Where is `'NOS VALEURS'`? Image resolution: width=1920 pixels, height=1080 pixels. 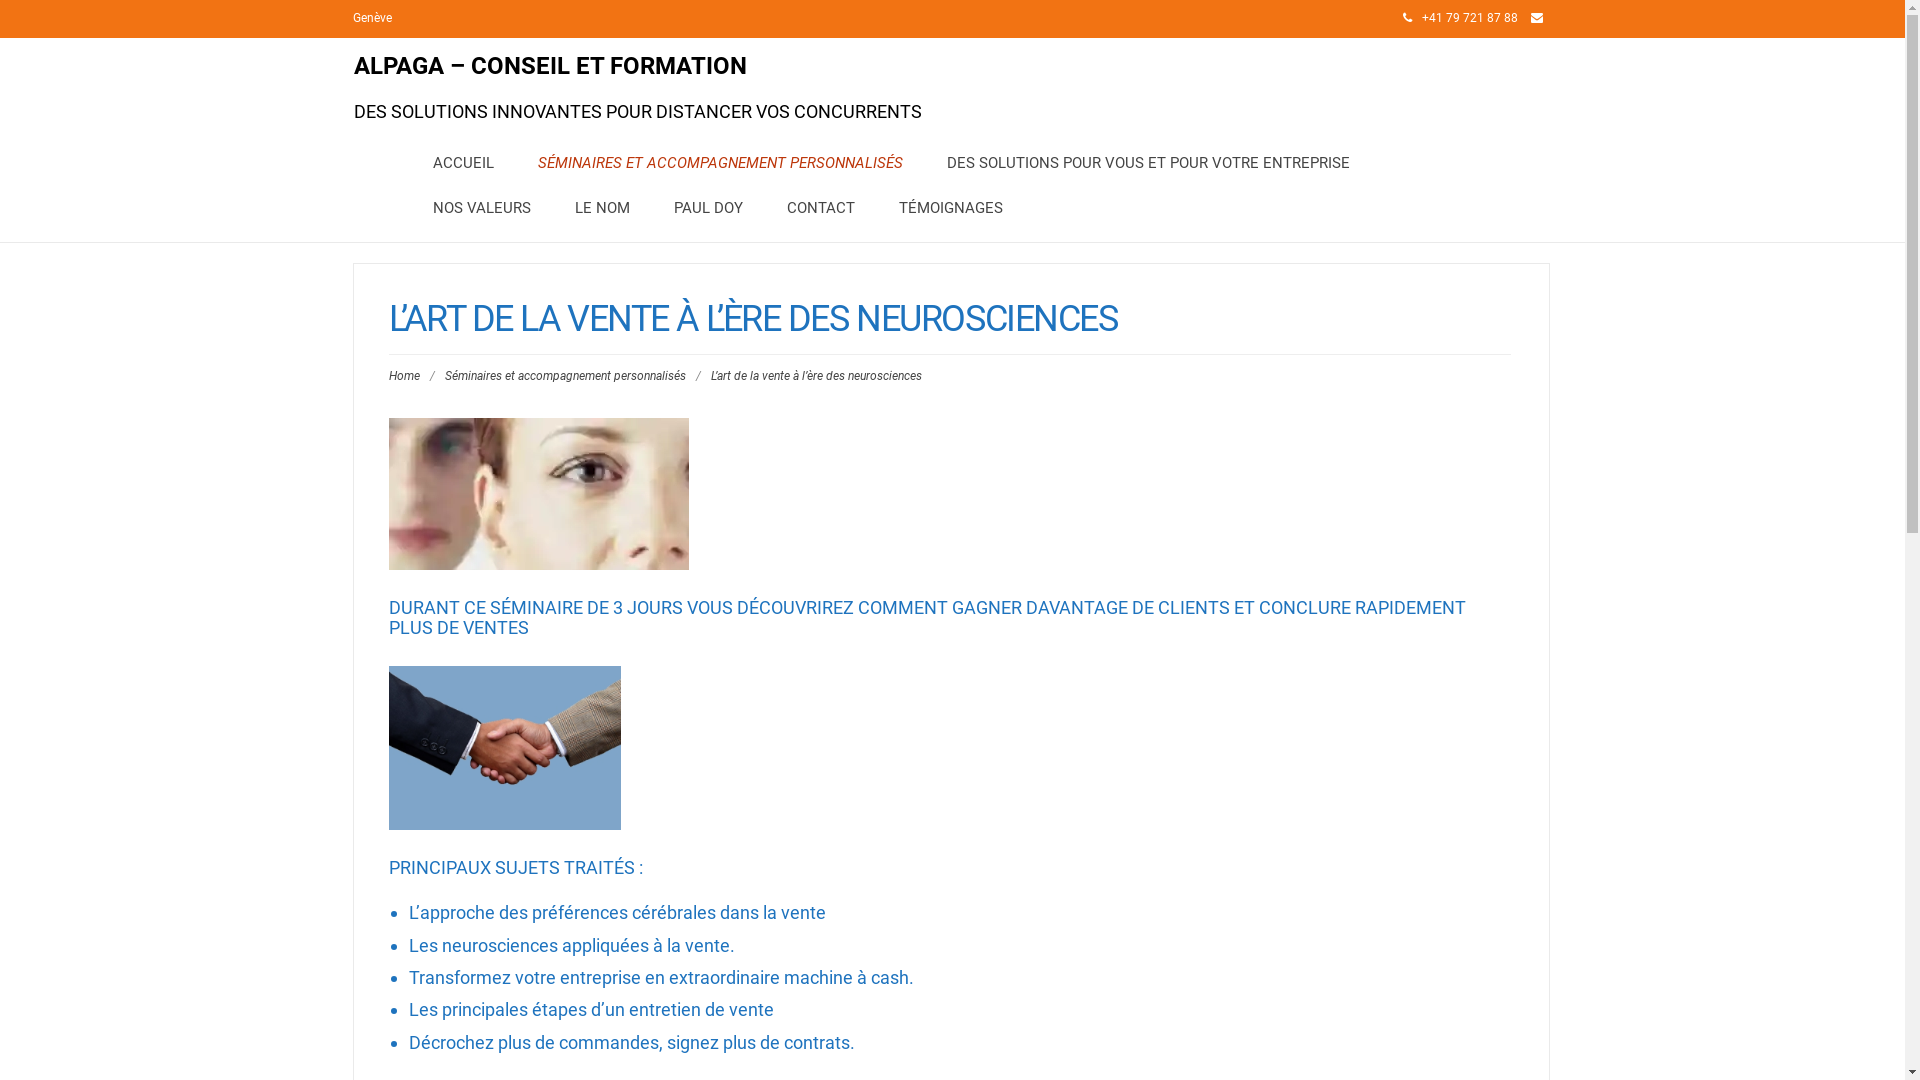
'NOS VALEURS' is located at coordinates (480, 208).